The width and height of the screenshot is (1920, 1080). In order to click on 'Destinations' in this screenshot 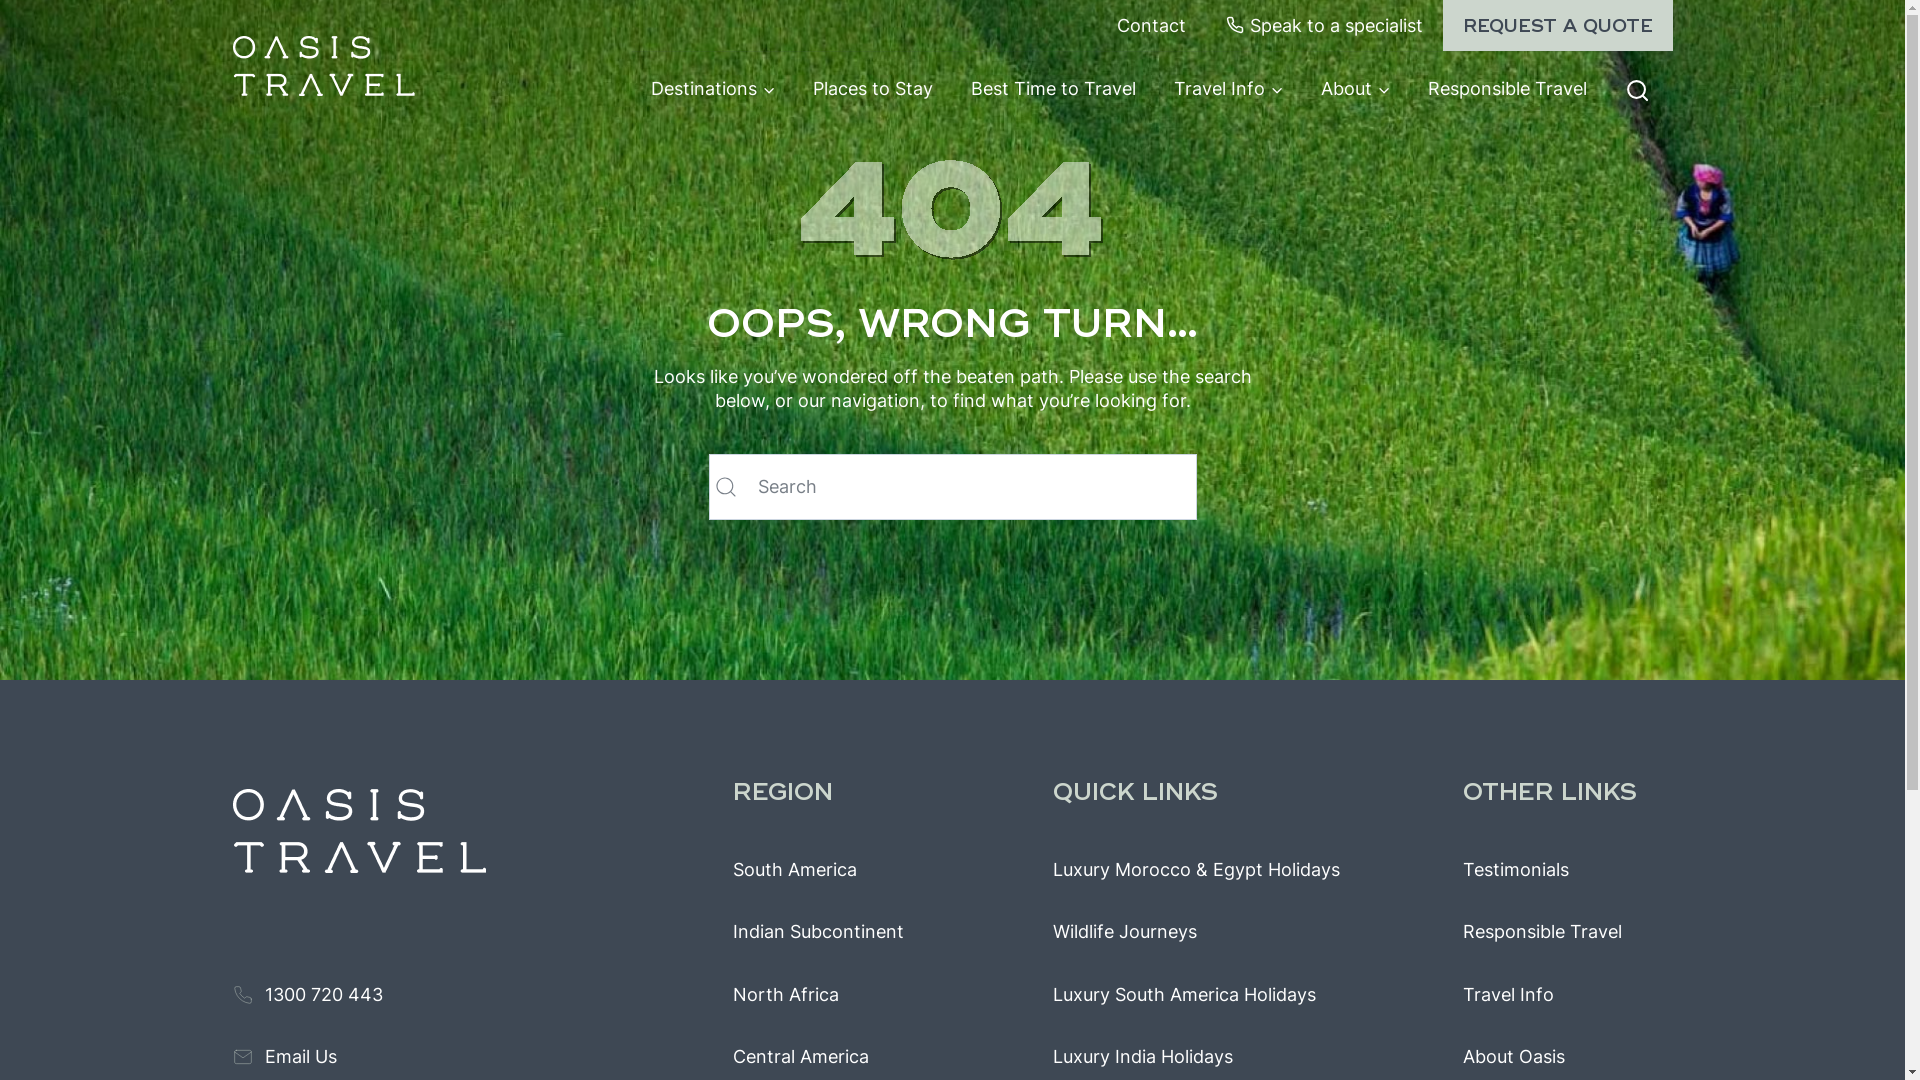, I will do `click(713, 87)`.